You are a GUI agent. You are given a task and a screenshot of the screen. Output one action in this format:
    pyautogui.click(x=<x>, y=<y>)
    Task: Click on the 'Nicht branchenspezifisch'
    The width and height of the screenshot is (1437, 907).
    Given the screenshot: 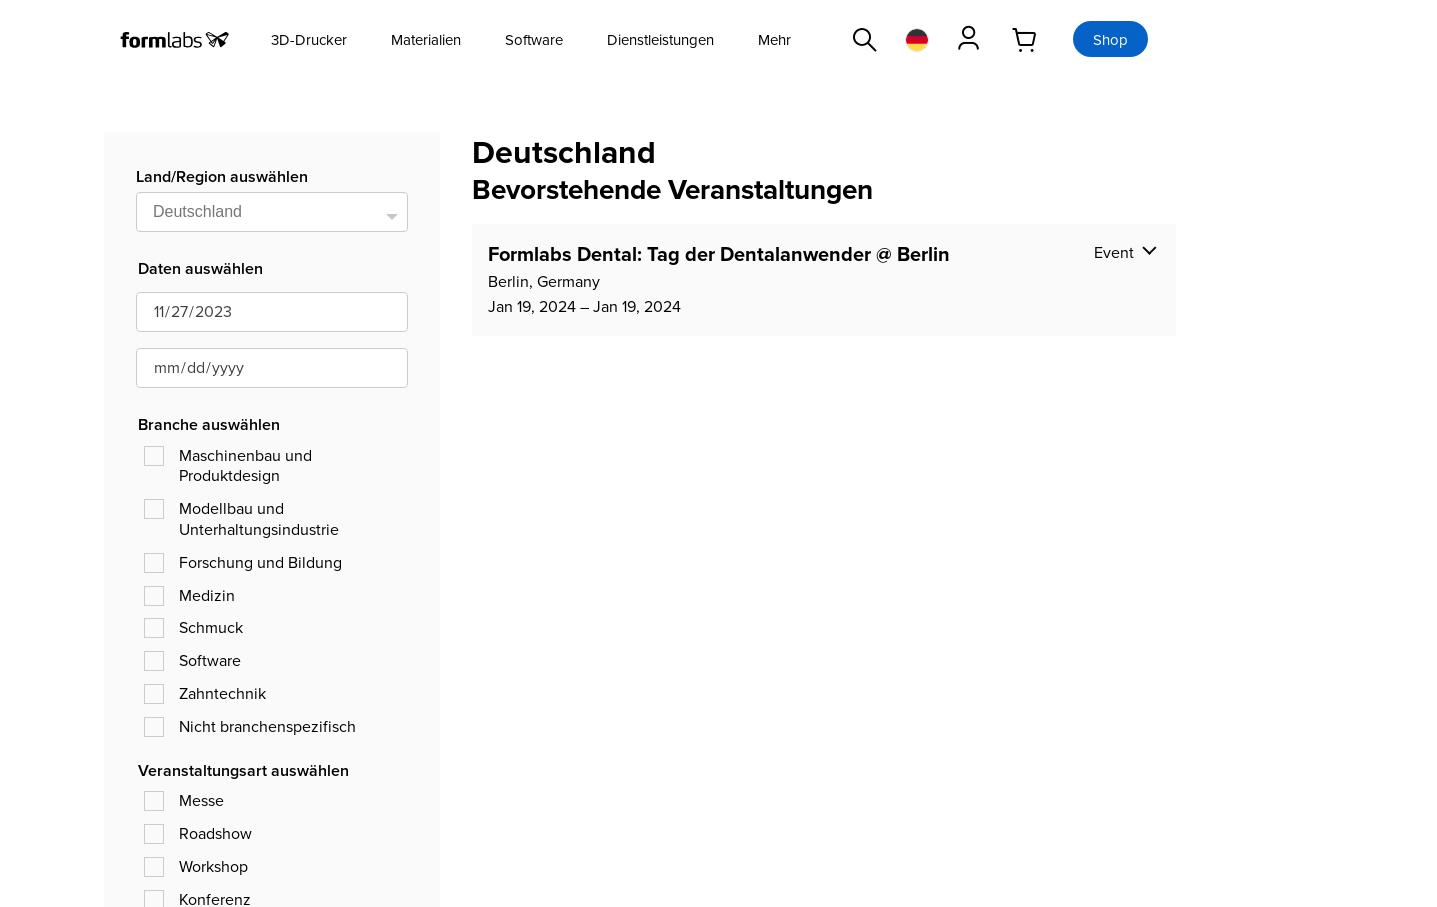 What is the action you would take?
    pyautogui.click(x=267, y=725)
    